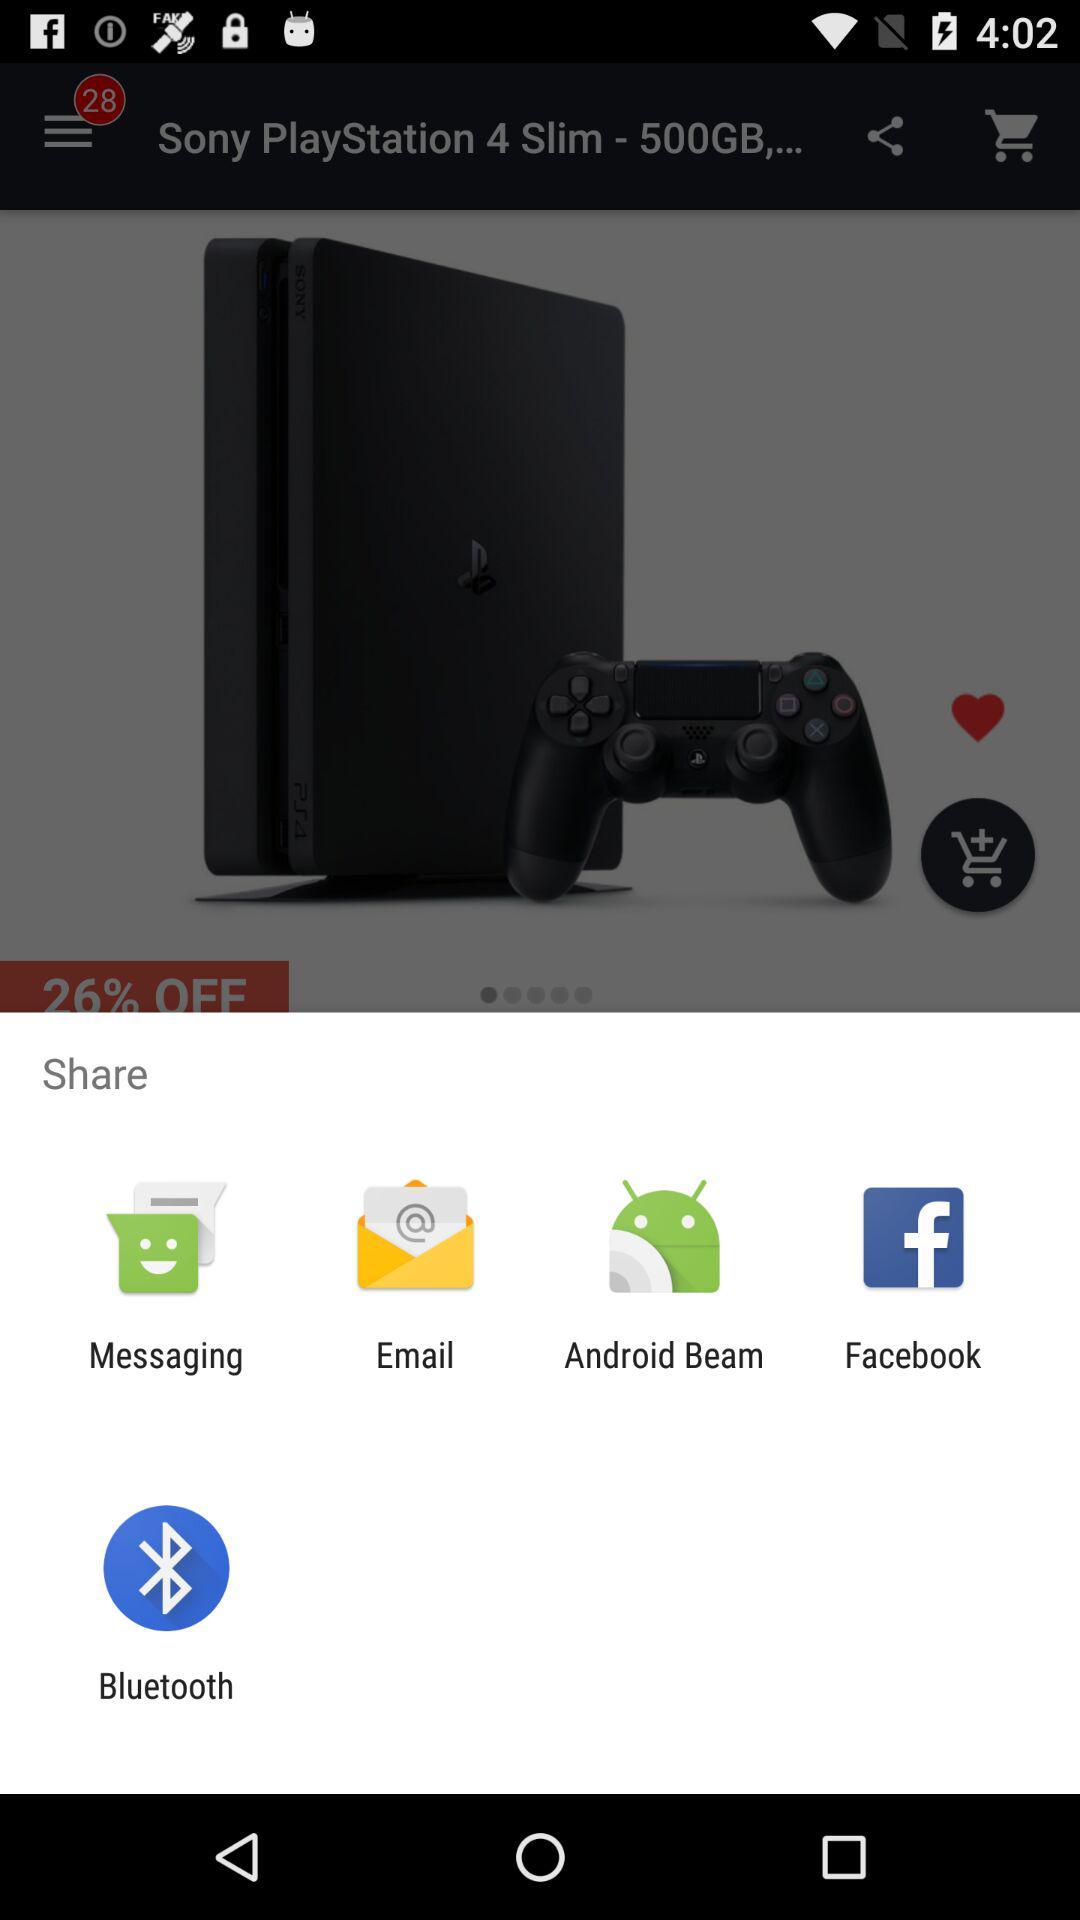 The image size is (1080, 1920). Describe the element at coordinates (165, 1374) in the screenshot. I see `the icon next to email` at that location.